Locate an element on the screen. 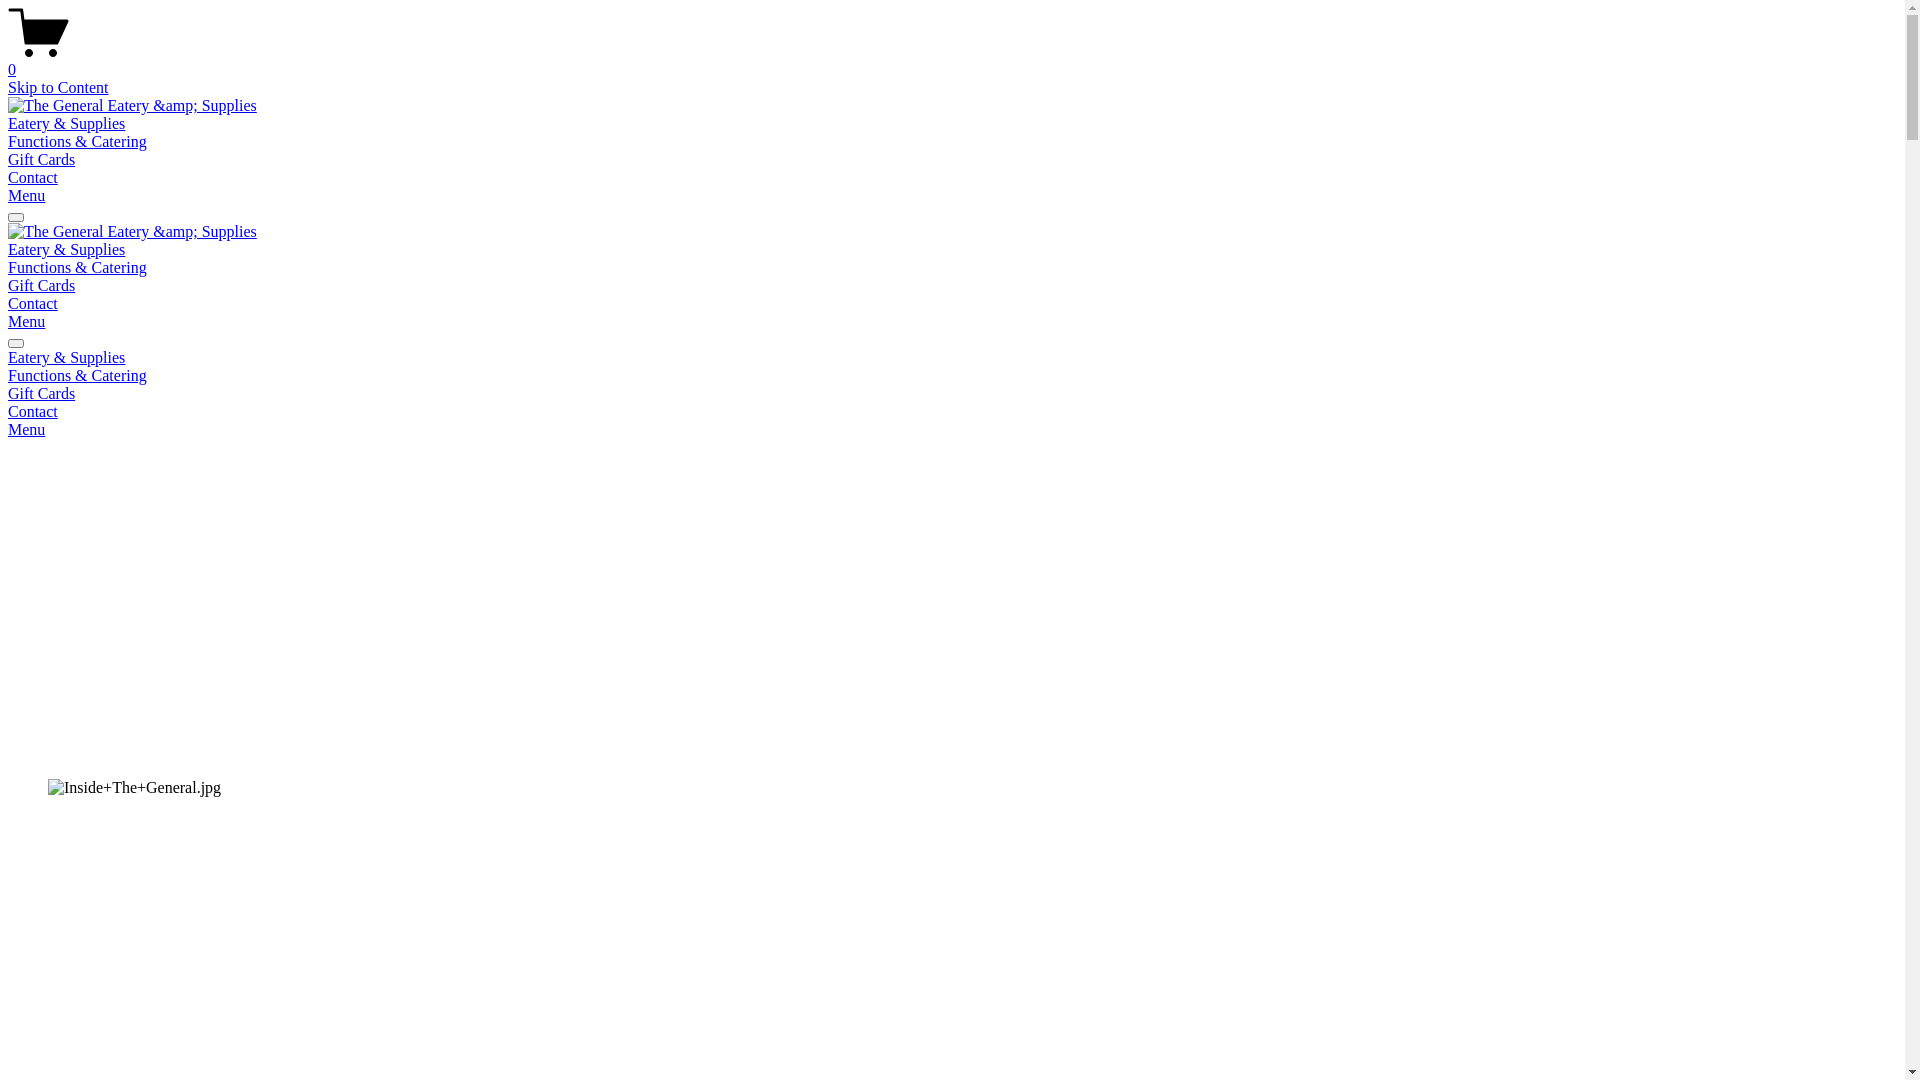  'Functions & Catering' is located at coordinates (951, 375).